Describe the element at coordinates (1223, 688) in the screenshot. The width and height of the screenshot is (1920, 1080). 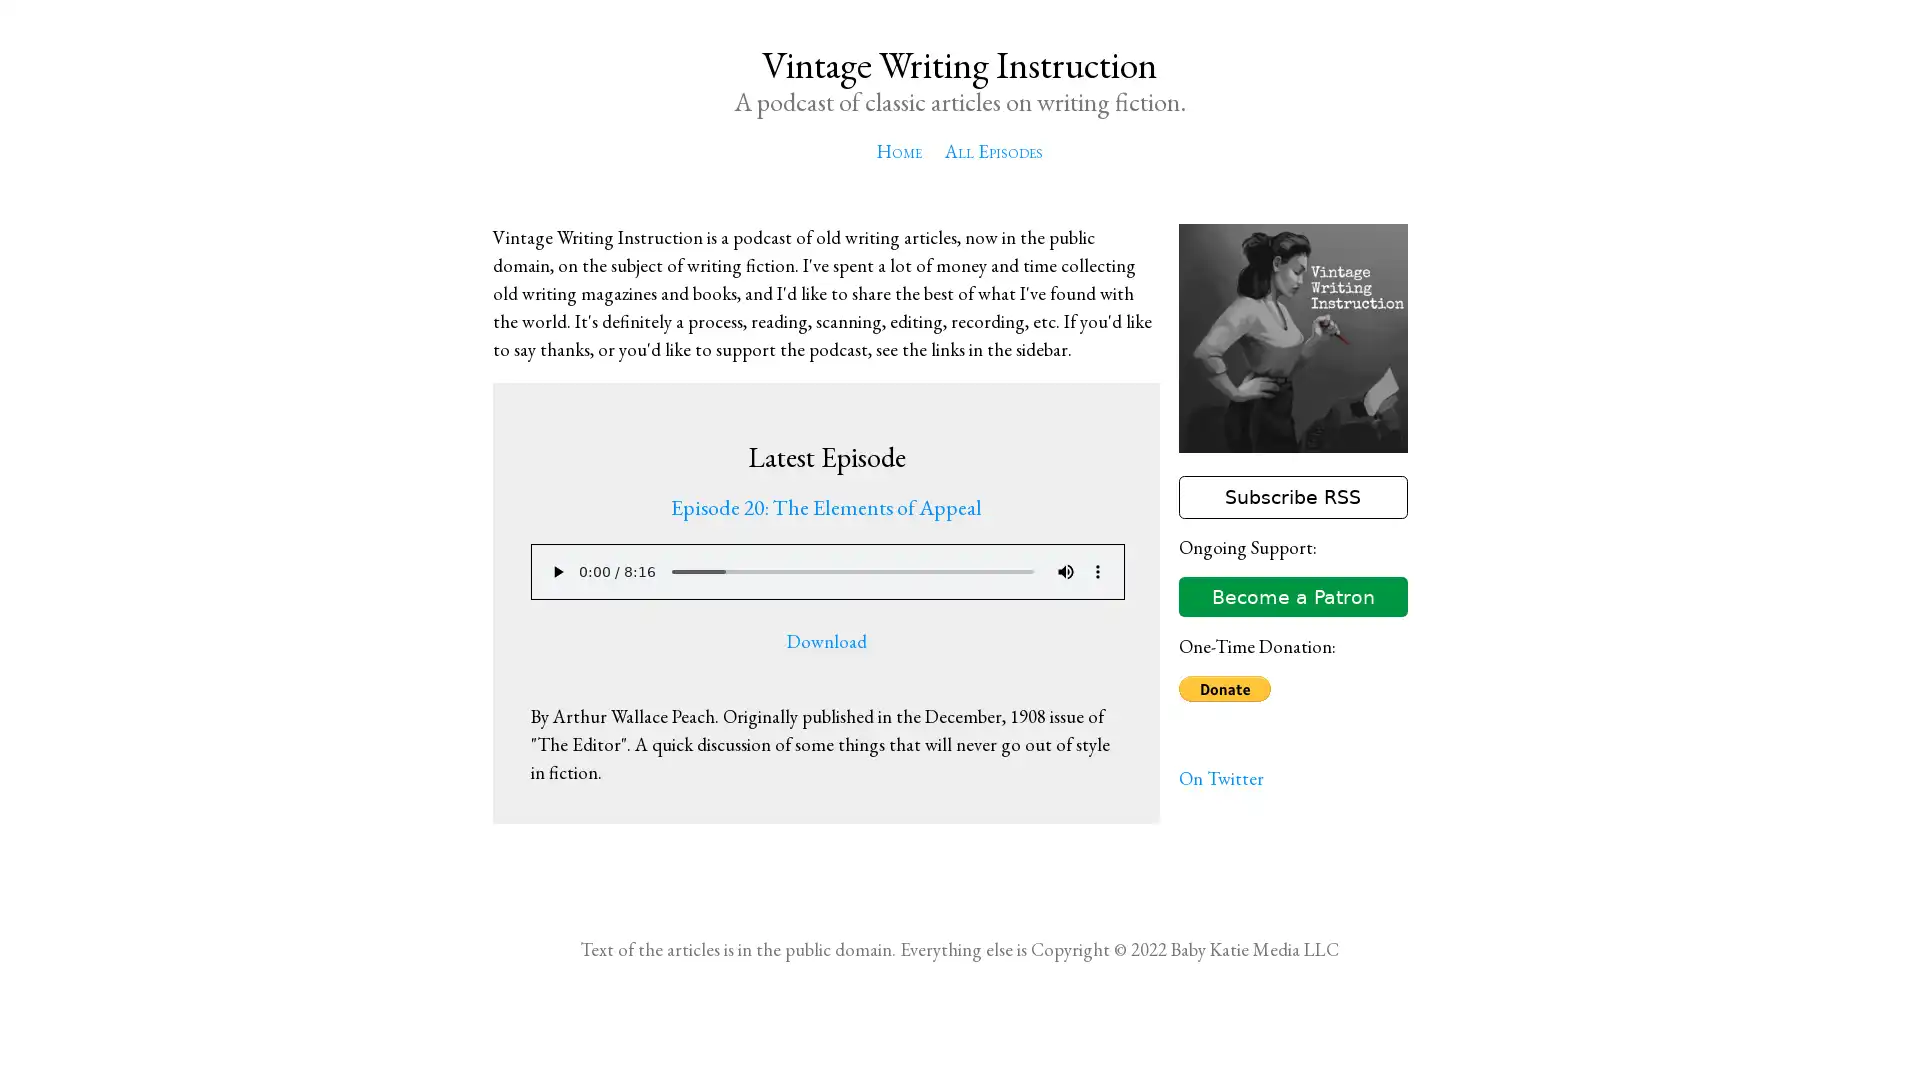
I see `Donate with PayPal button` at that location.